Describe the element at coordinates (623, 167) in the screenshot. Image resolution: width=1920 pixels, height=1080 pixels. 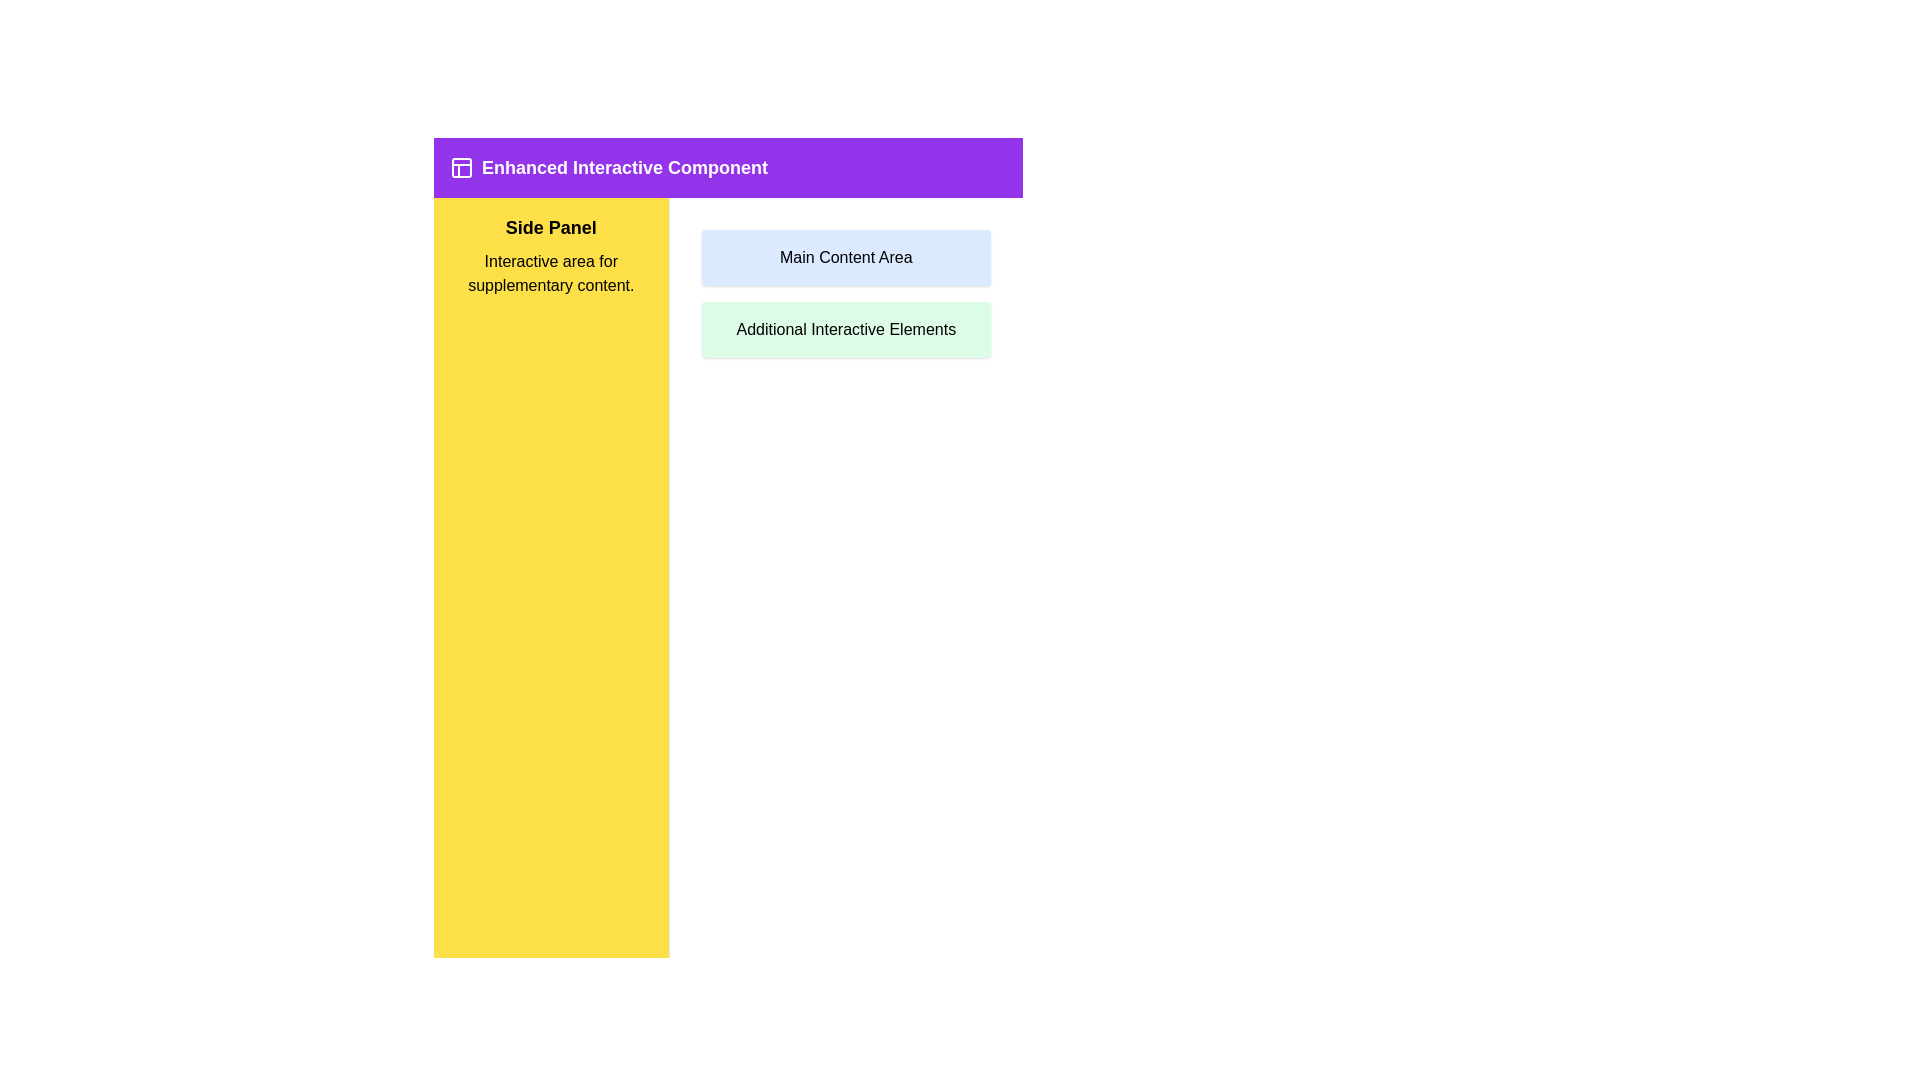
I see `the text label displaying 'Enhanced Interactive Component' which is styled in bold, large white font on a purple rectangular background, located at the central section of the top purple bar` at that location.